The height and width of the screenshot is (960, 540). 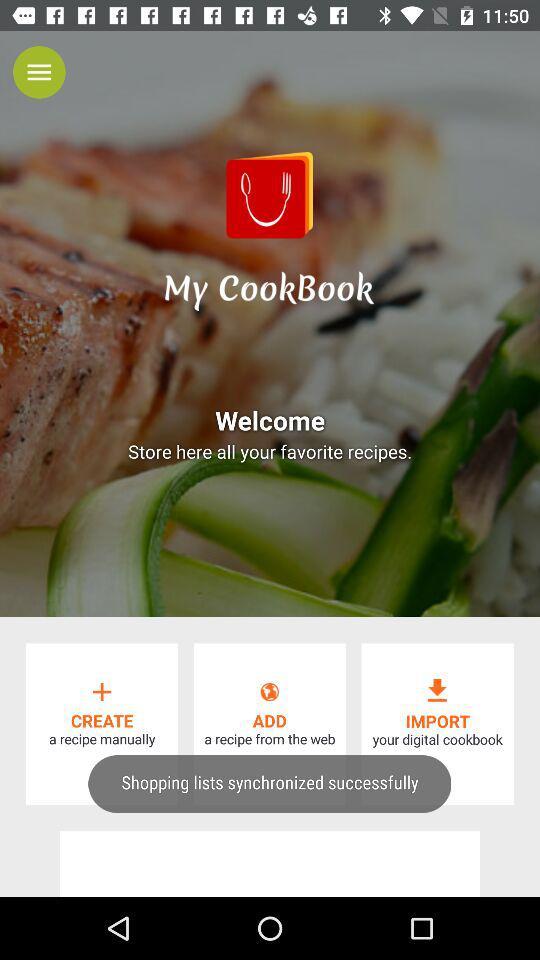 What do you see at coordinates (39, 72) in the screenshot?
I see `the menu icon` at bounding box center [39, 72].